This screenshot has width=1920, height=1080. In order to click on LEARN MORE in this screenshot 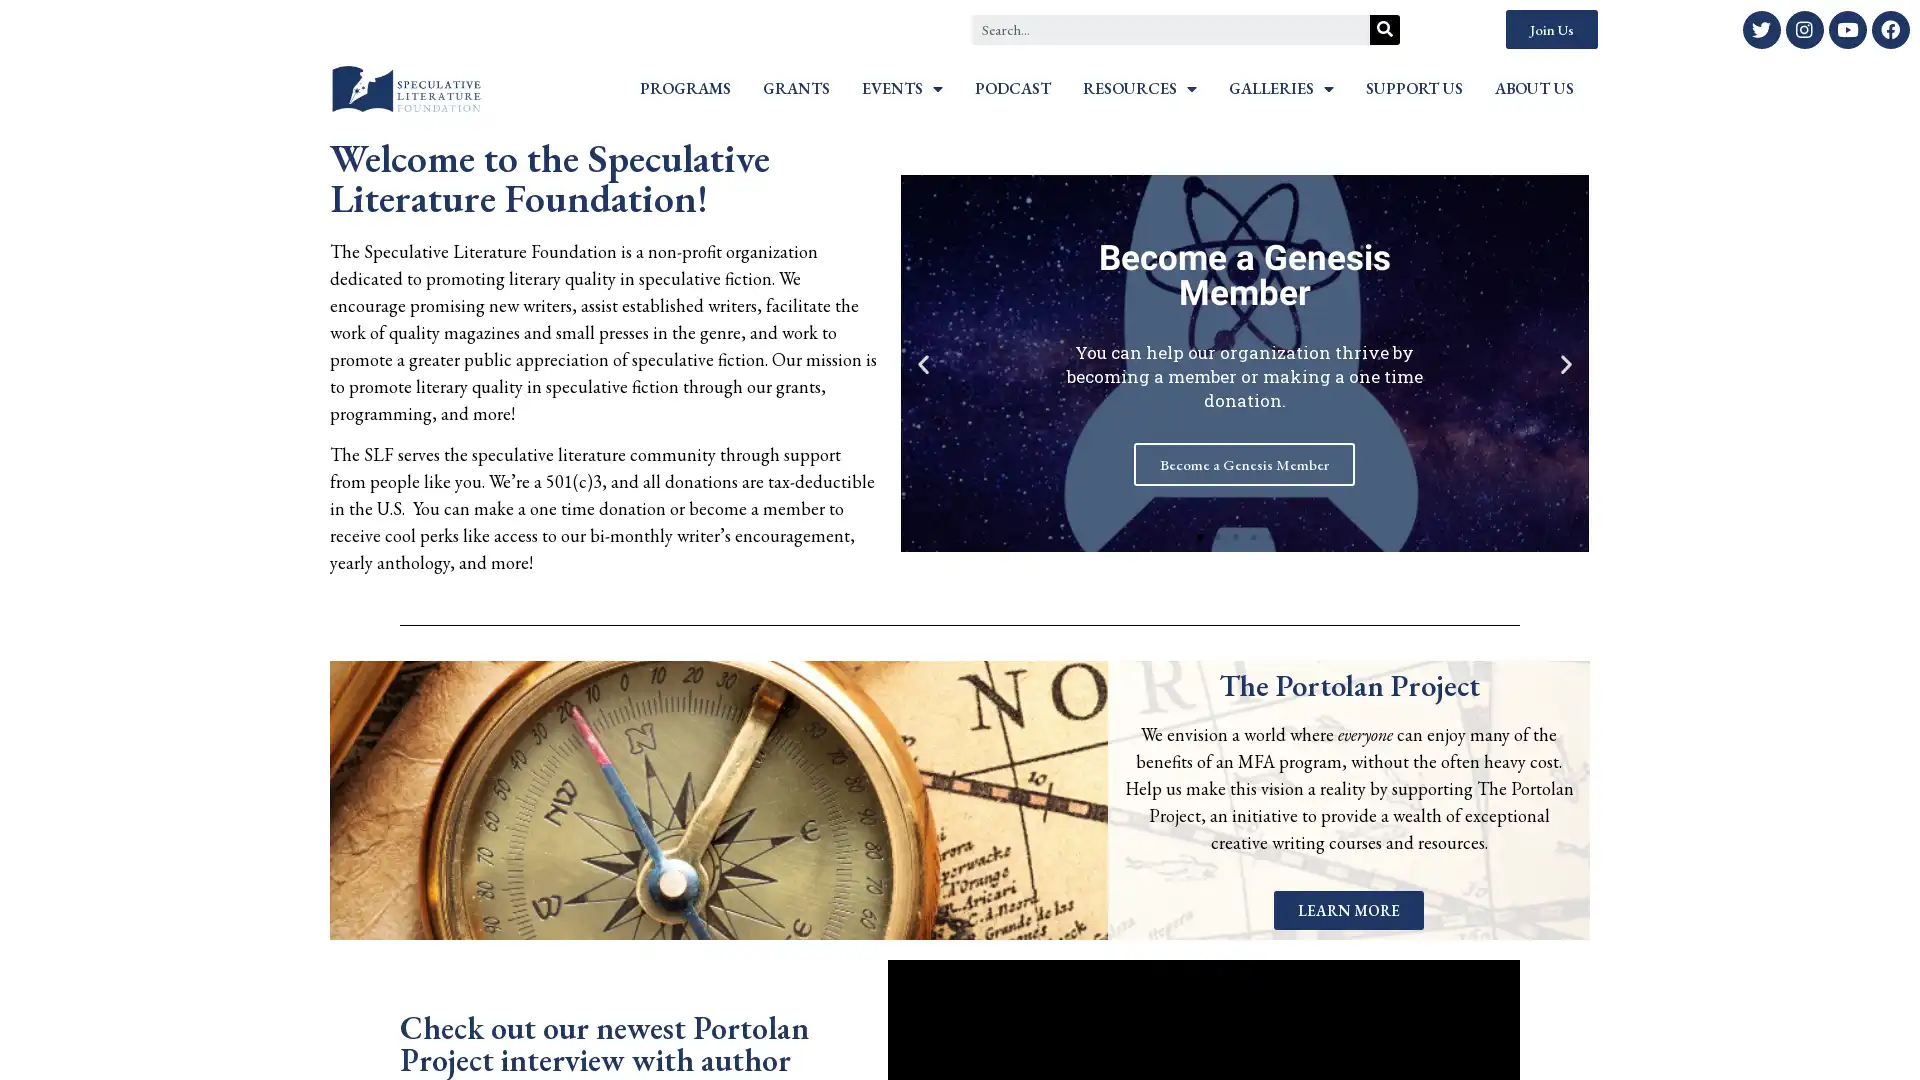, I will do `click(1348, 909)`.